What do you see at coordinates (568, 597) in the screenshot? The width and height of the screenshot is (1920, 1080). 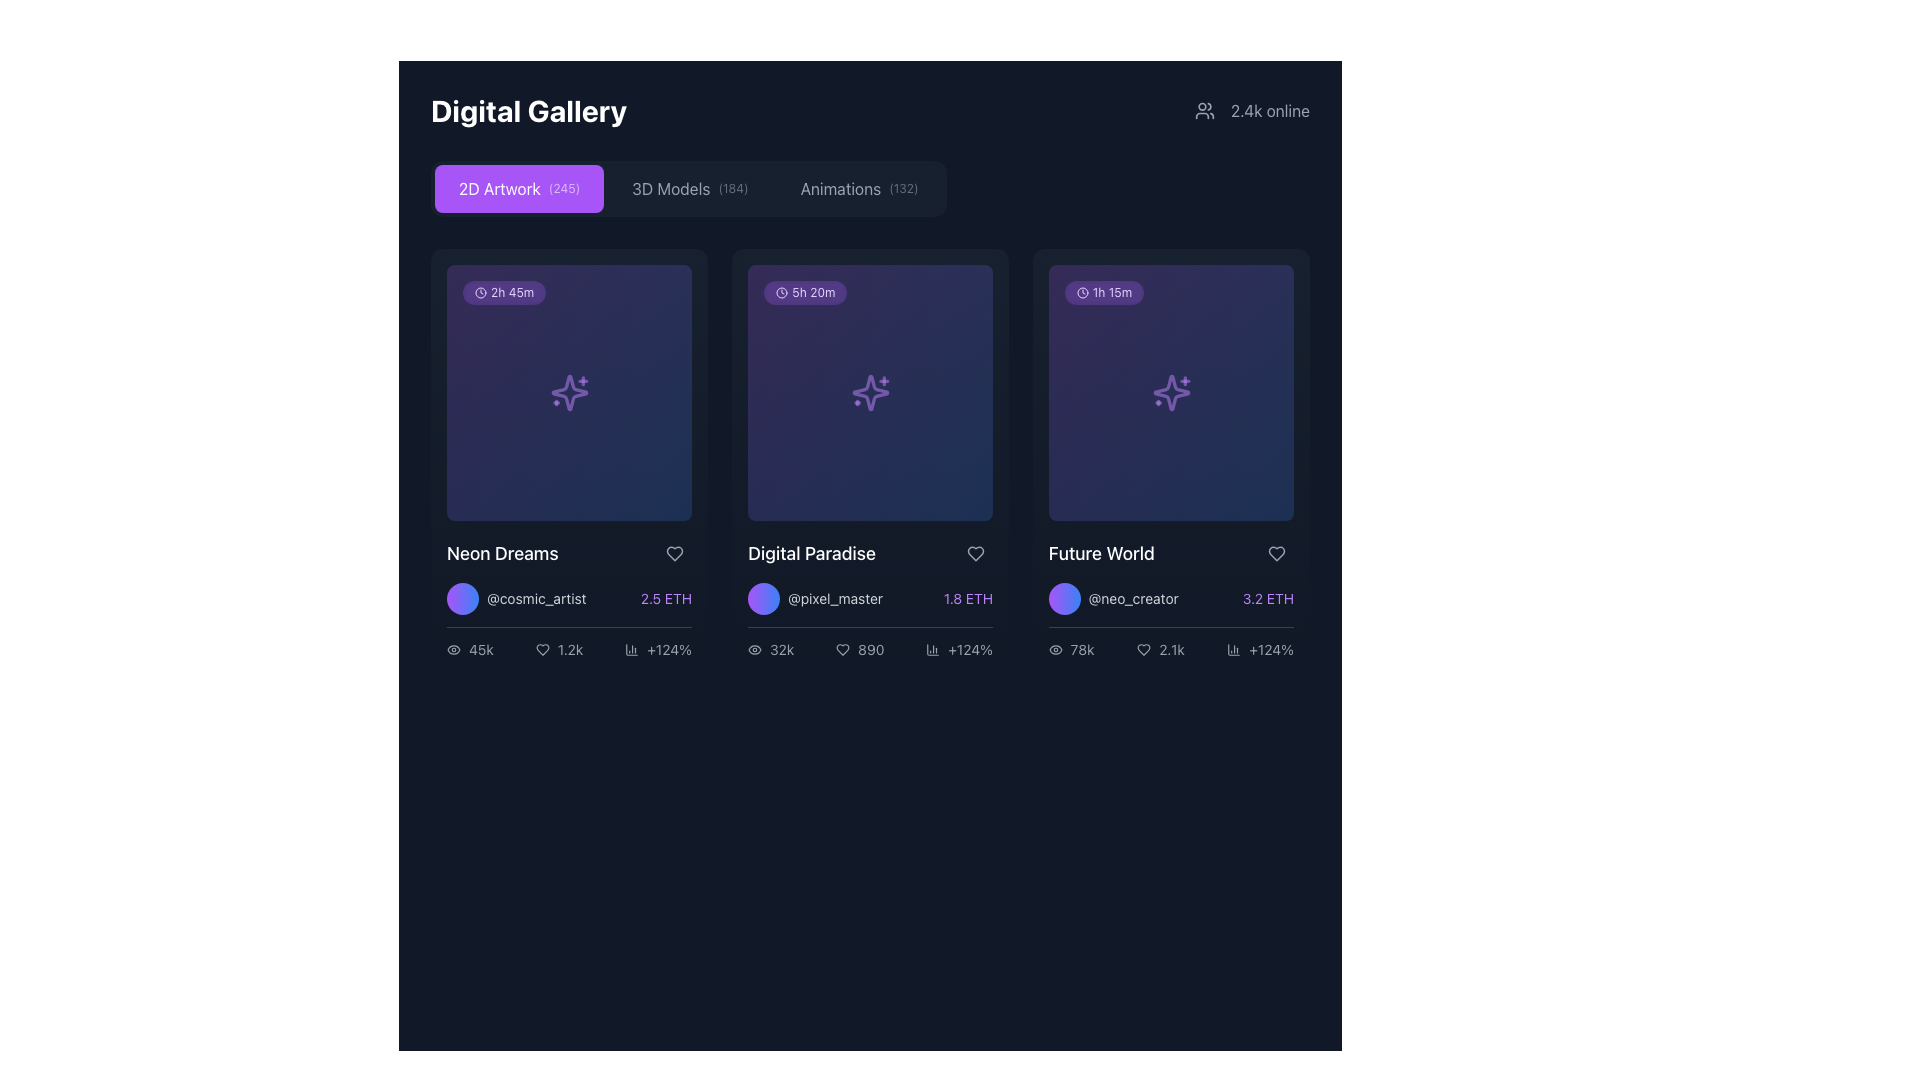 I see `the username '@cosmic_artist' displayed in gray text for possible navigation, located below the title 'Neon Dreams' and above the statistics section` at bounding box center [568, 597].